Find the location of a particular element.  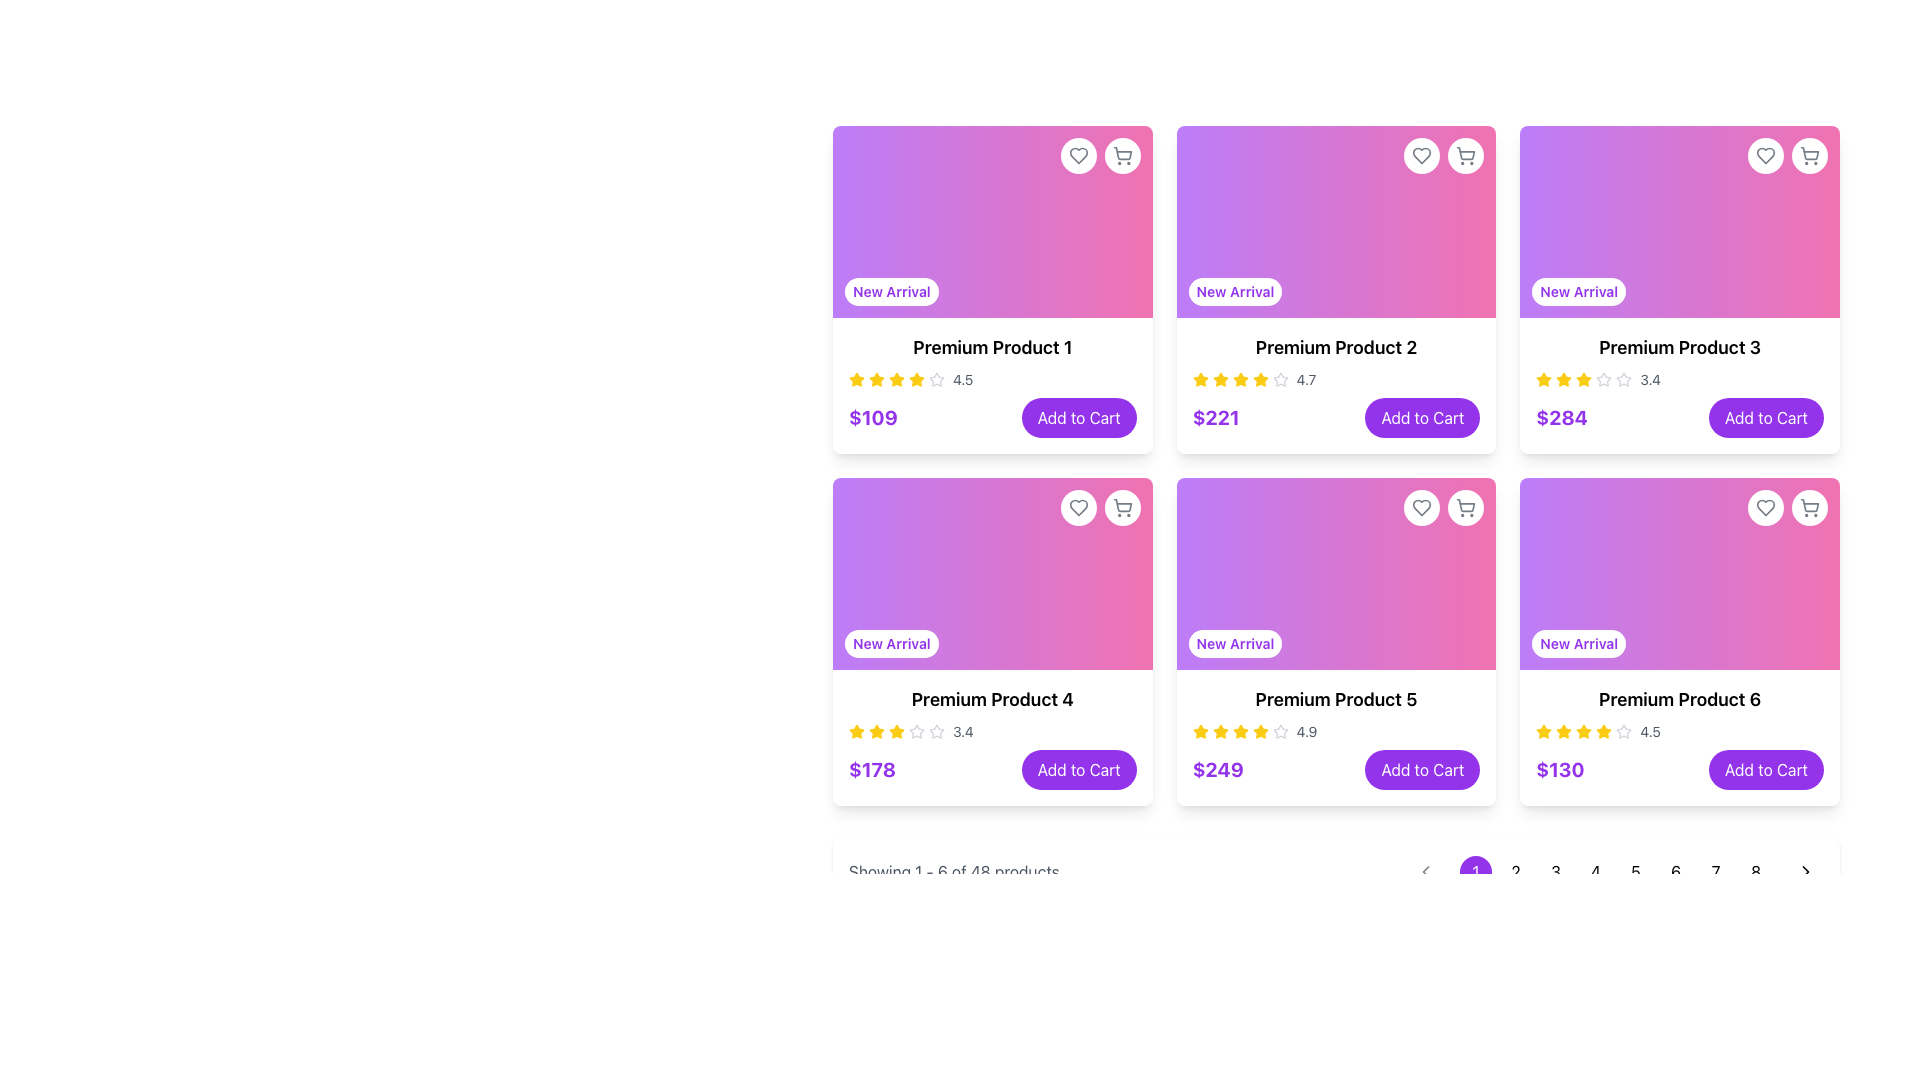

the fifth star icon in the rating system for the 'Premium Product 5' section to interact with the rating is located at coordinates (1259, 732).